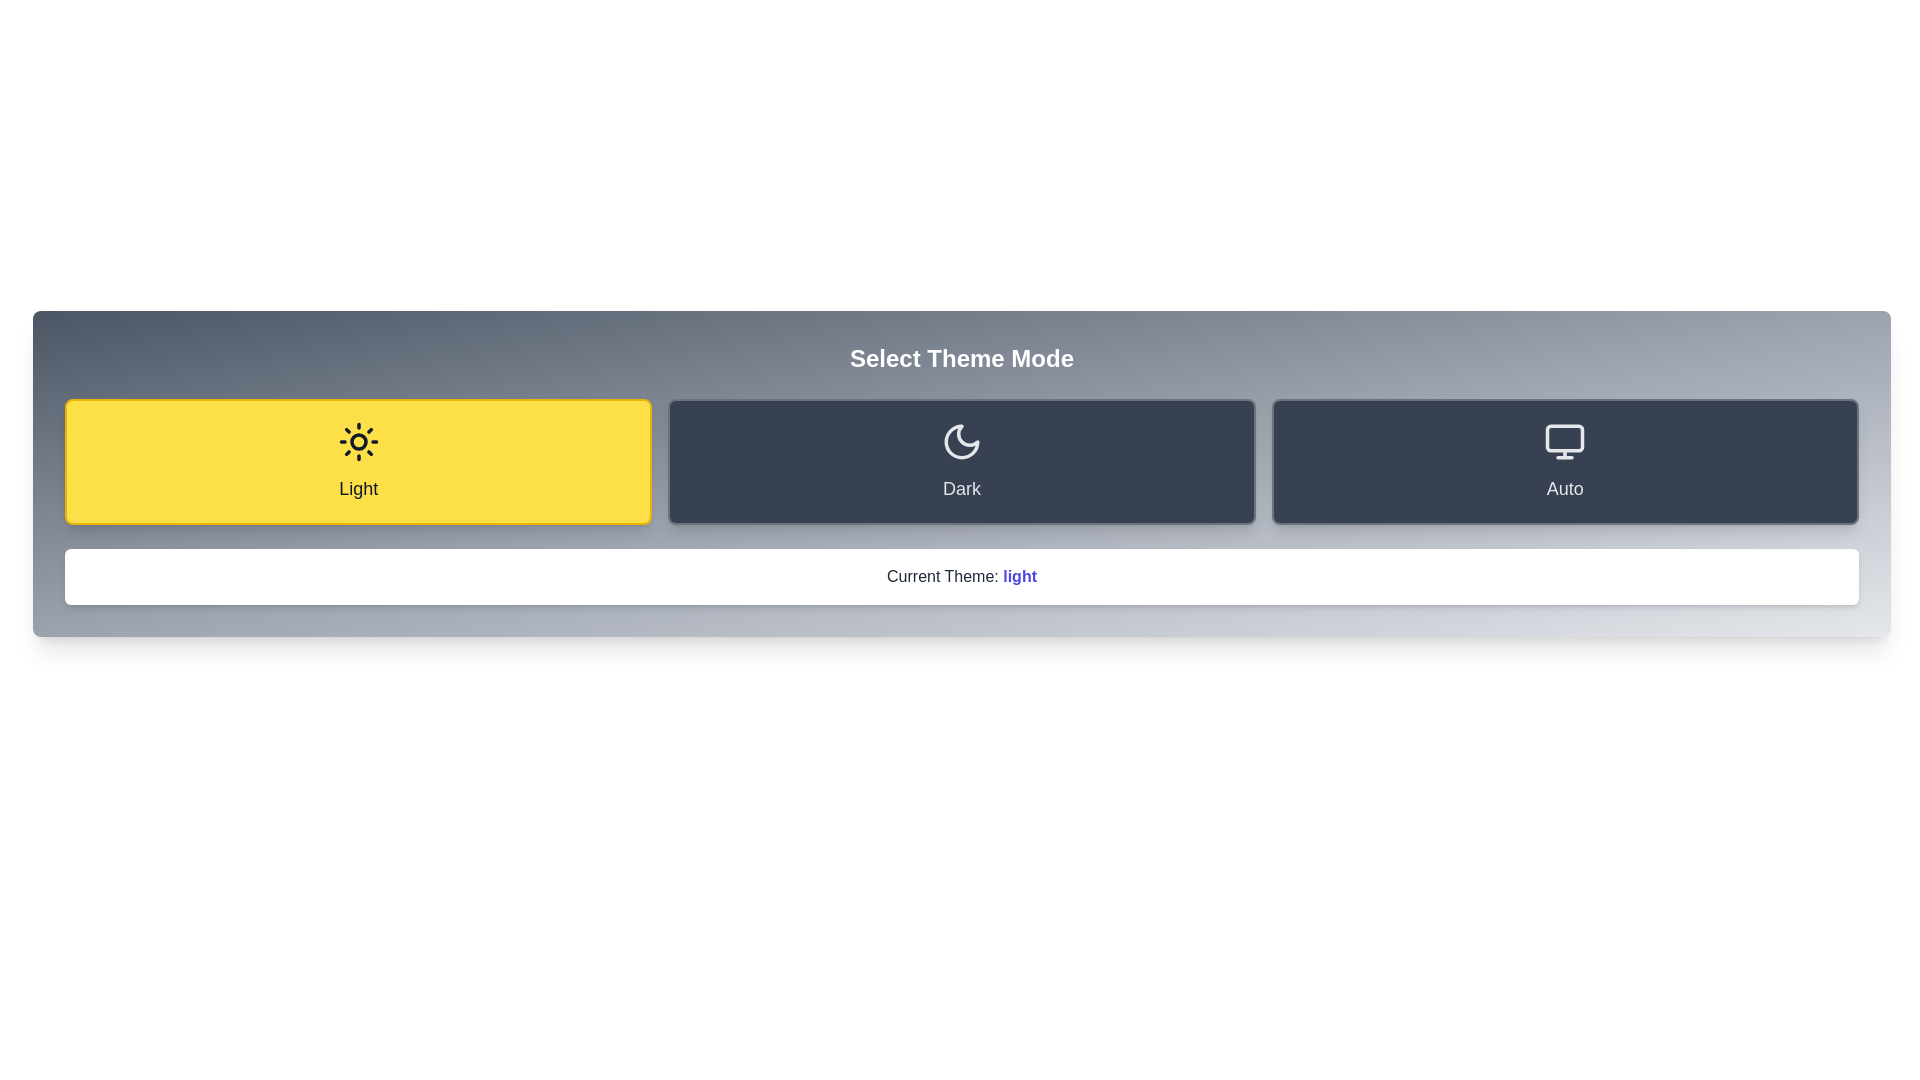 This screenshot has height=1080, width=1920. Describe the element at coordinates (1564, 489) in the screenshot. I see `the 'Auto' label, which is the last card on the right, indicating the automatic theme mode in the application, located at the bottom center of the card beneath a monitor icon` at that location.